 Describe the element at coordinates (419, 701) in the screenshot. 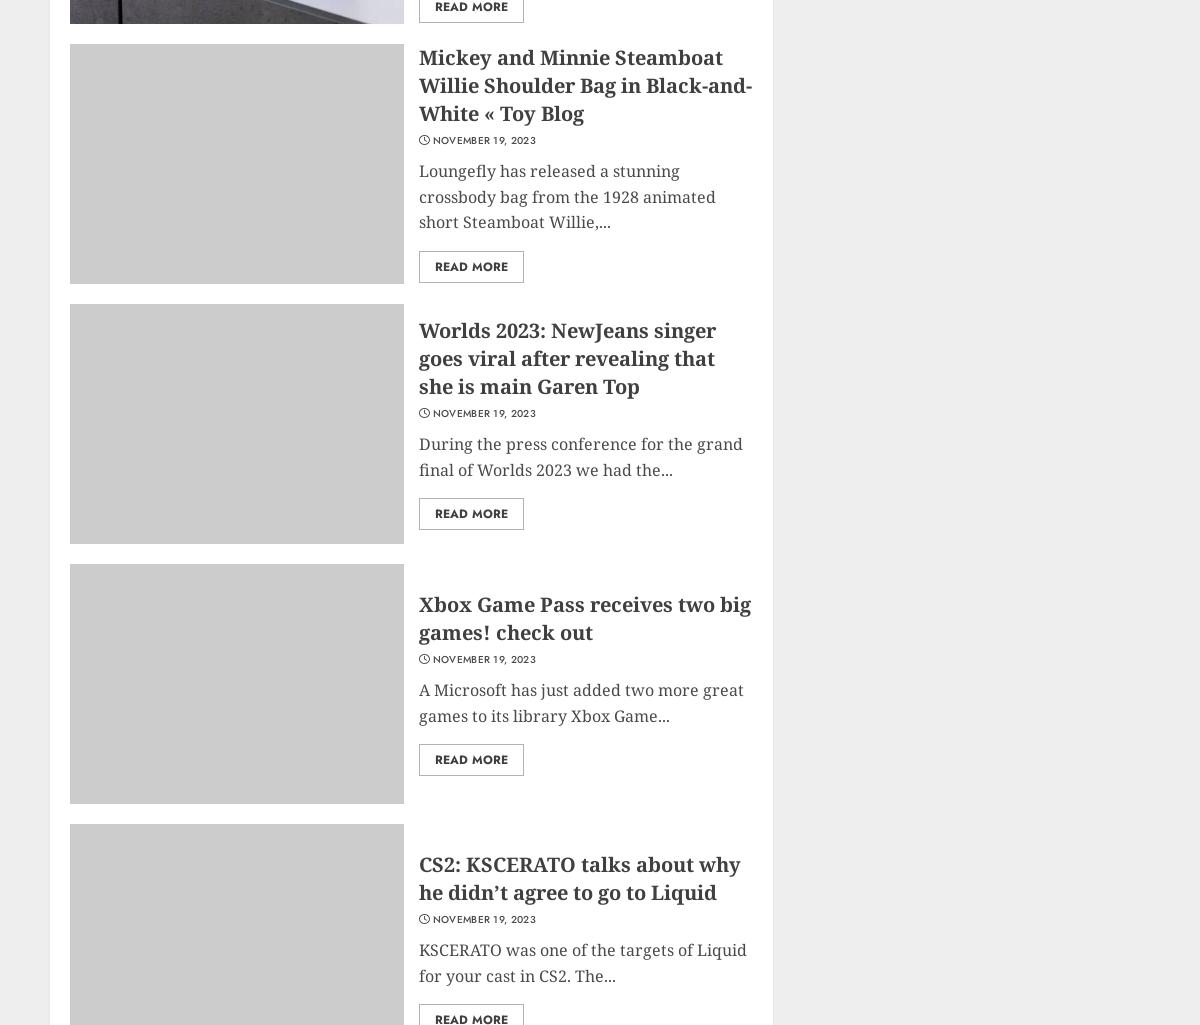

I see `'A Microsoft has just added two more great games to its library Xbox Game...'` at that location.